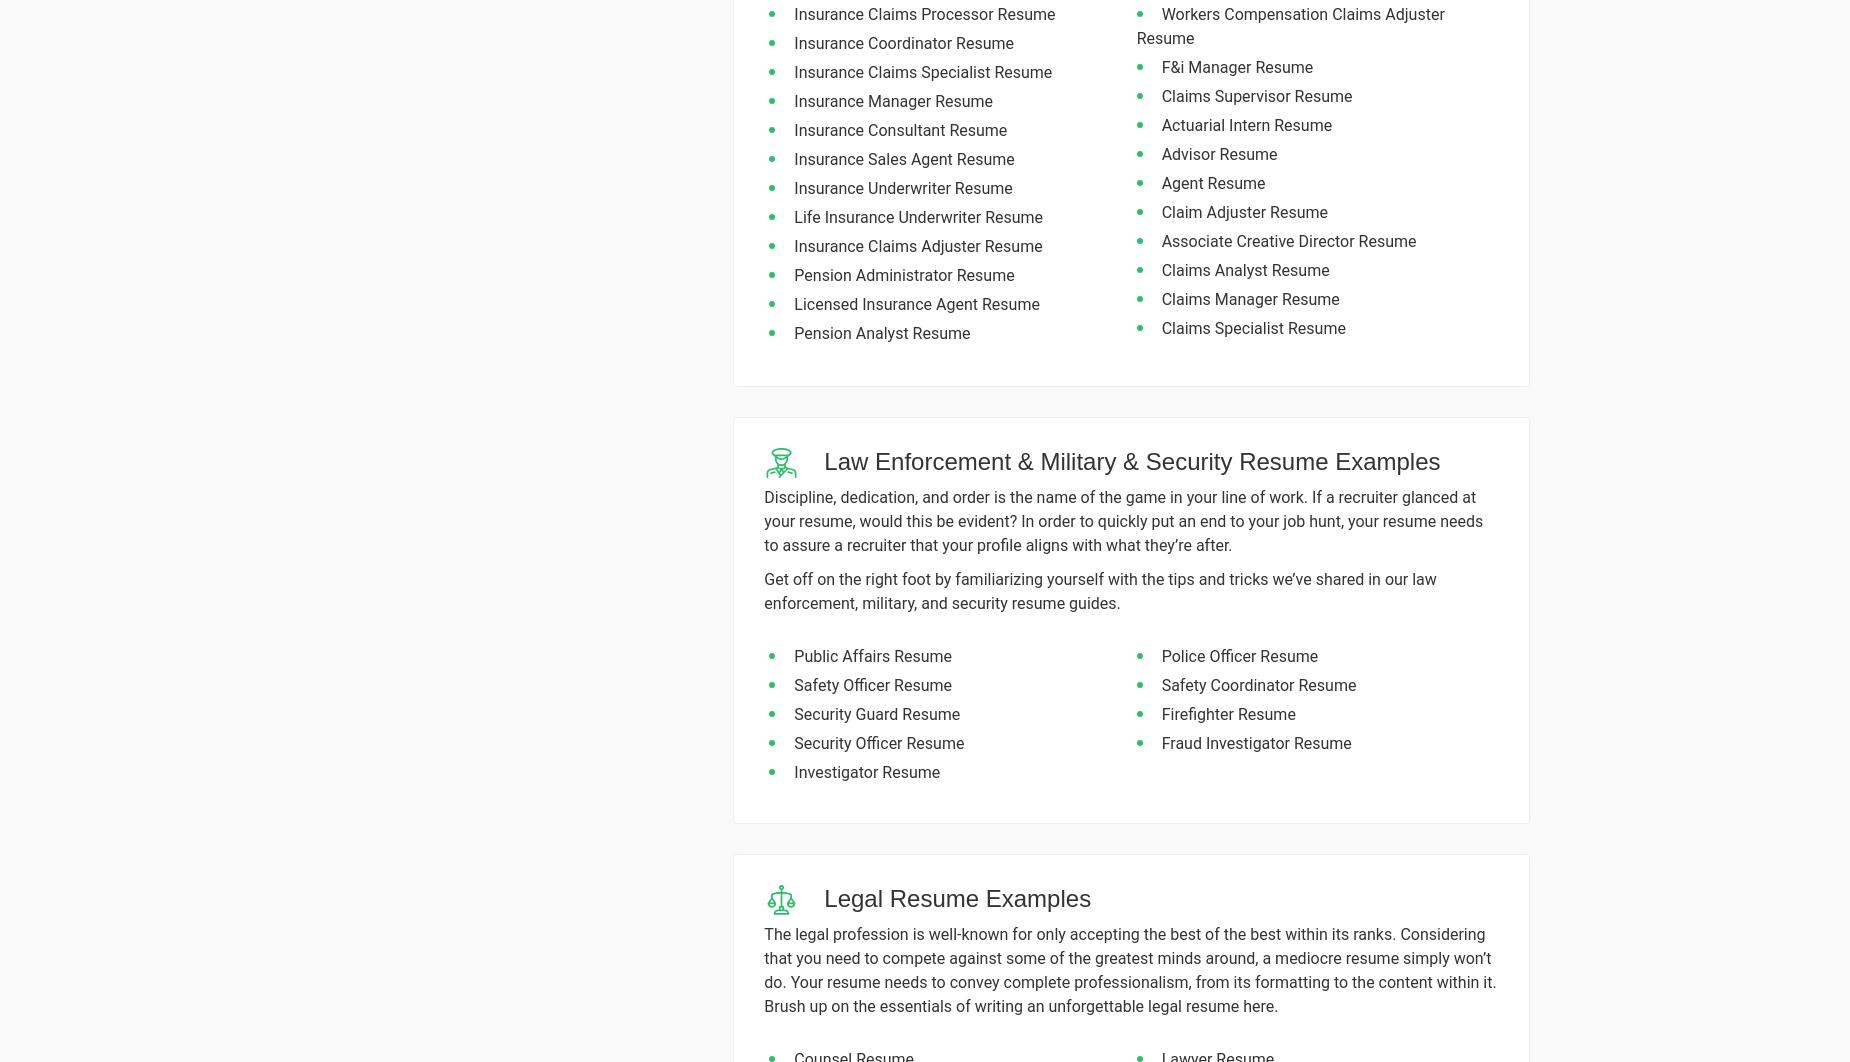  Describe the element at coordinates (1128, 969) in the screenshot. I see `'The legal profession is well-known for only accepting the best of the best within its ranks. Considering that you need to compete against some of the greatest minds around, a mediocre resume simply won’t do. Your resume needs to convey complete professionalism, from its formatting to the content within it. Brush up on the essentials of writing an unforgettable legal resume here.'` at that location.